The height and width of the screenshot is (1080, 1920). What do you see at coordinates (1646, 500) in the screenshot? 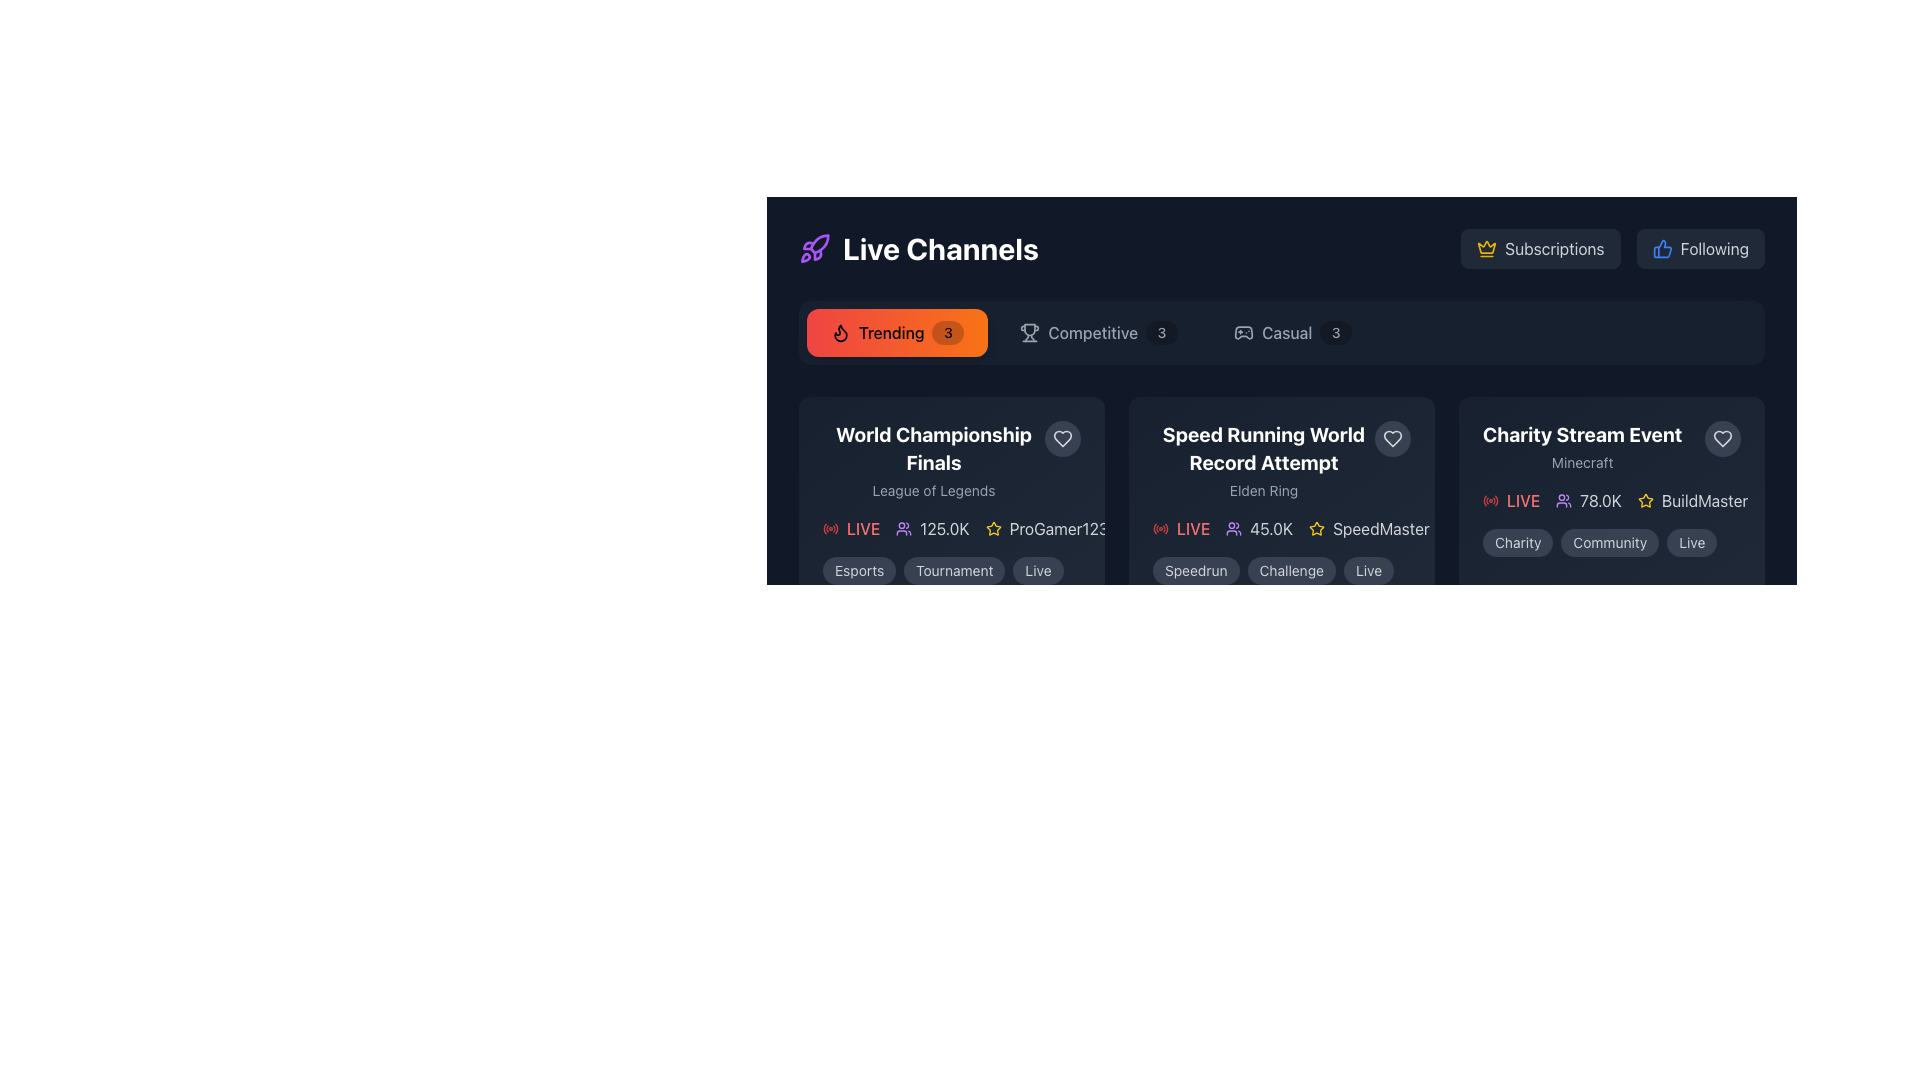
I see `the star icon located to the left of the 'BuildMaster' text in the 'Charity Stream Event' card` at bounding box center [1646, 500].